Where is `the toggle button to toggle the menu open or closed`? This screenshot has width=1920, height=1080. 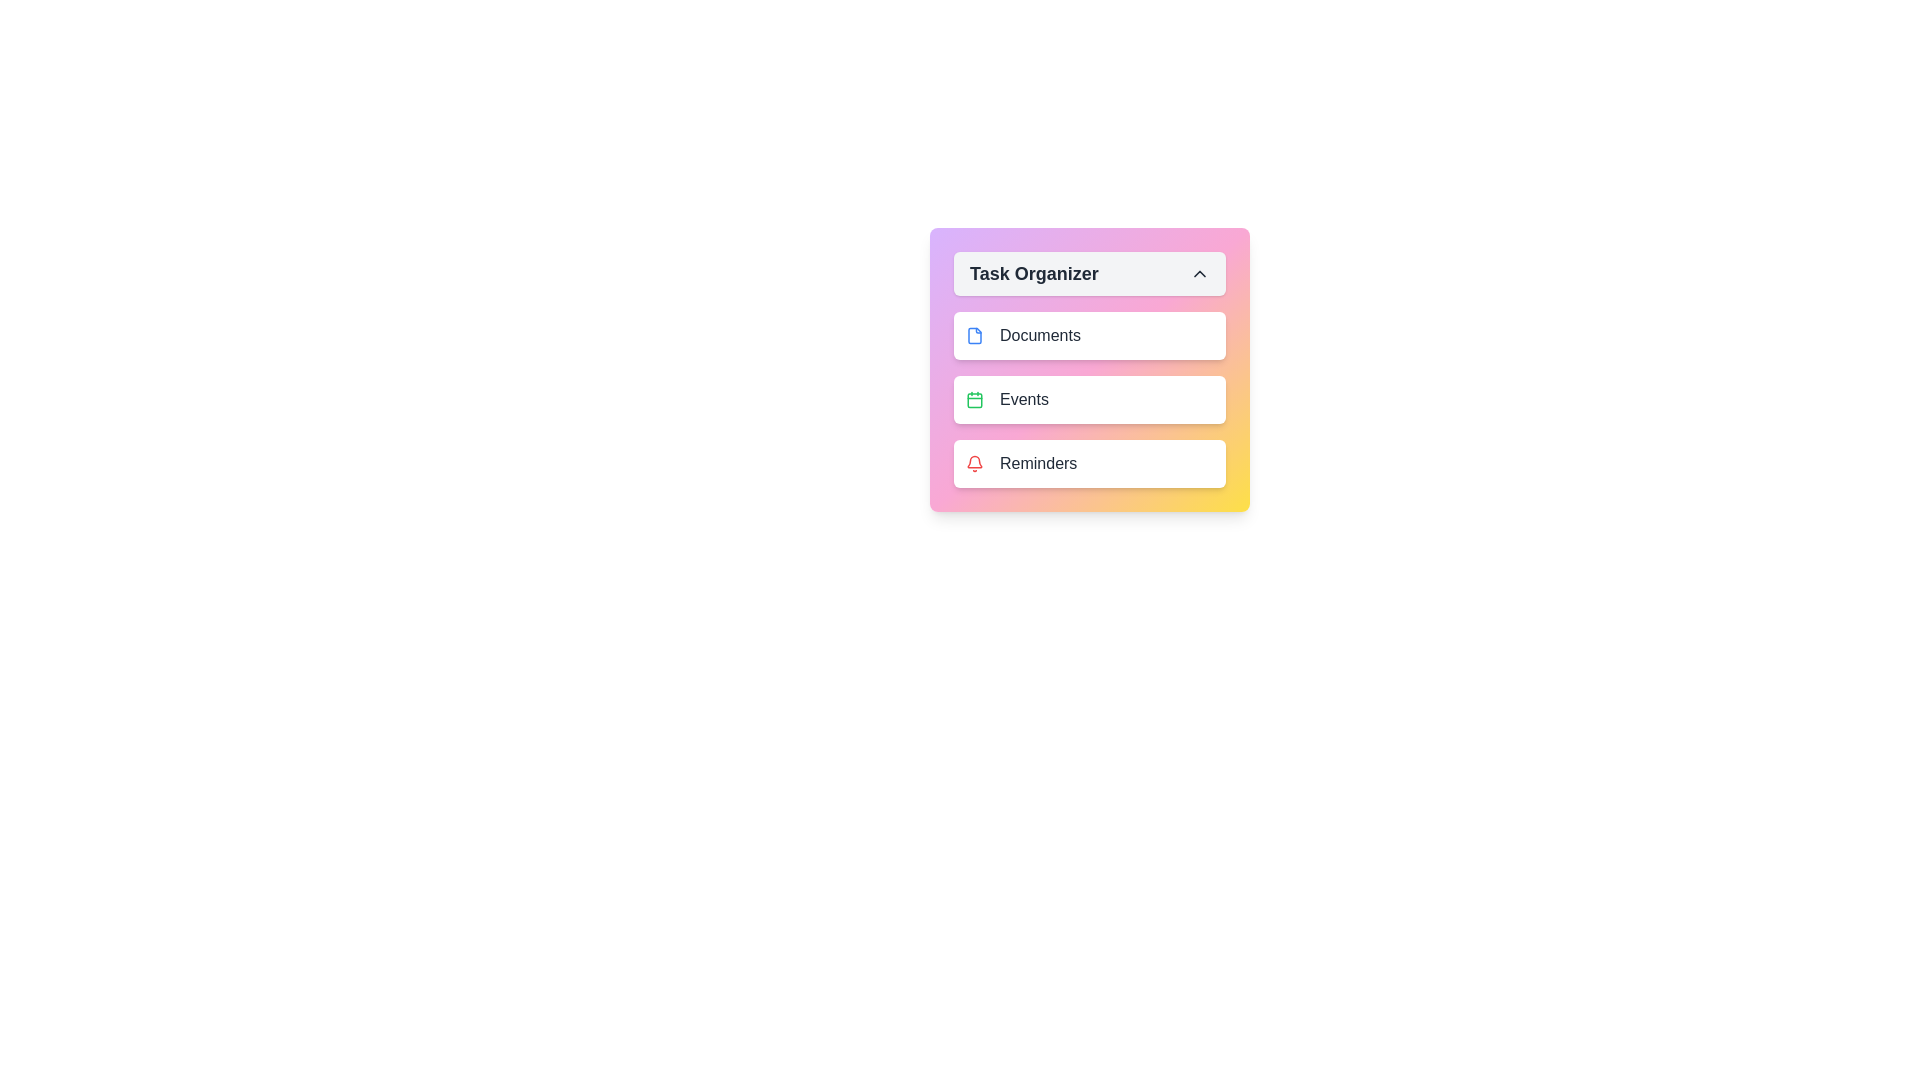
the toggle button to toggle the menu open or closed is located at coordinates (1088, 273).